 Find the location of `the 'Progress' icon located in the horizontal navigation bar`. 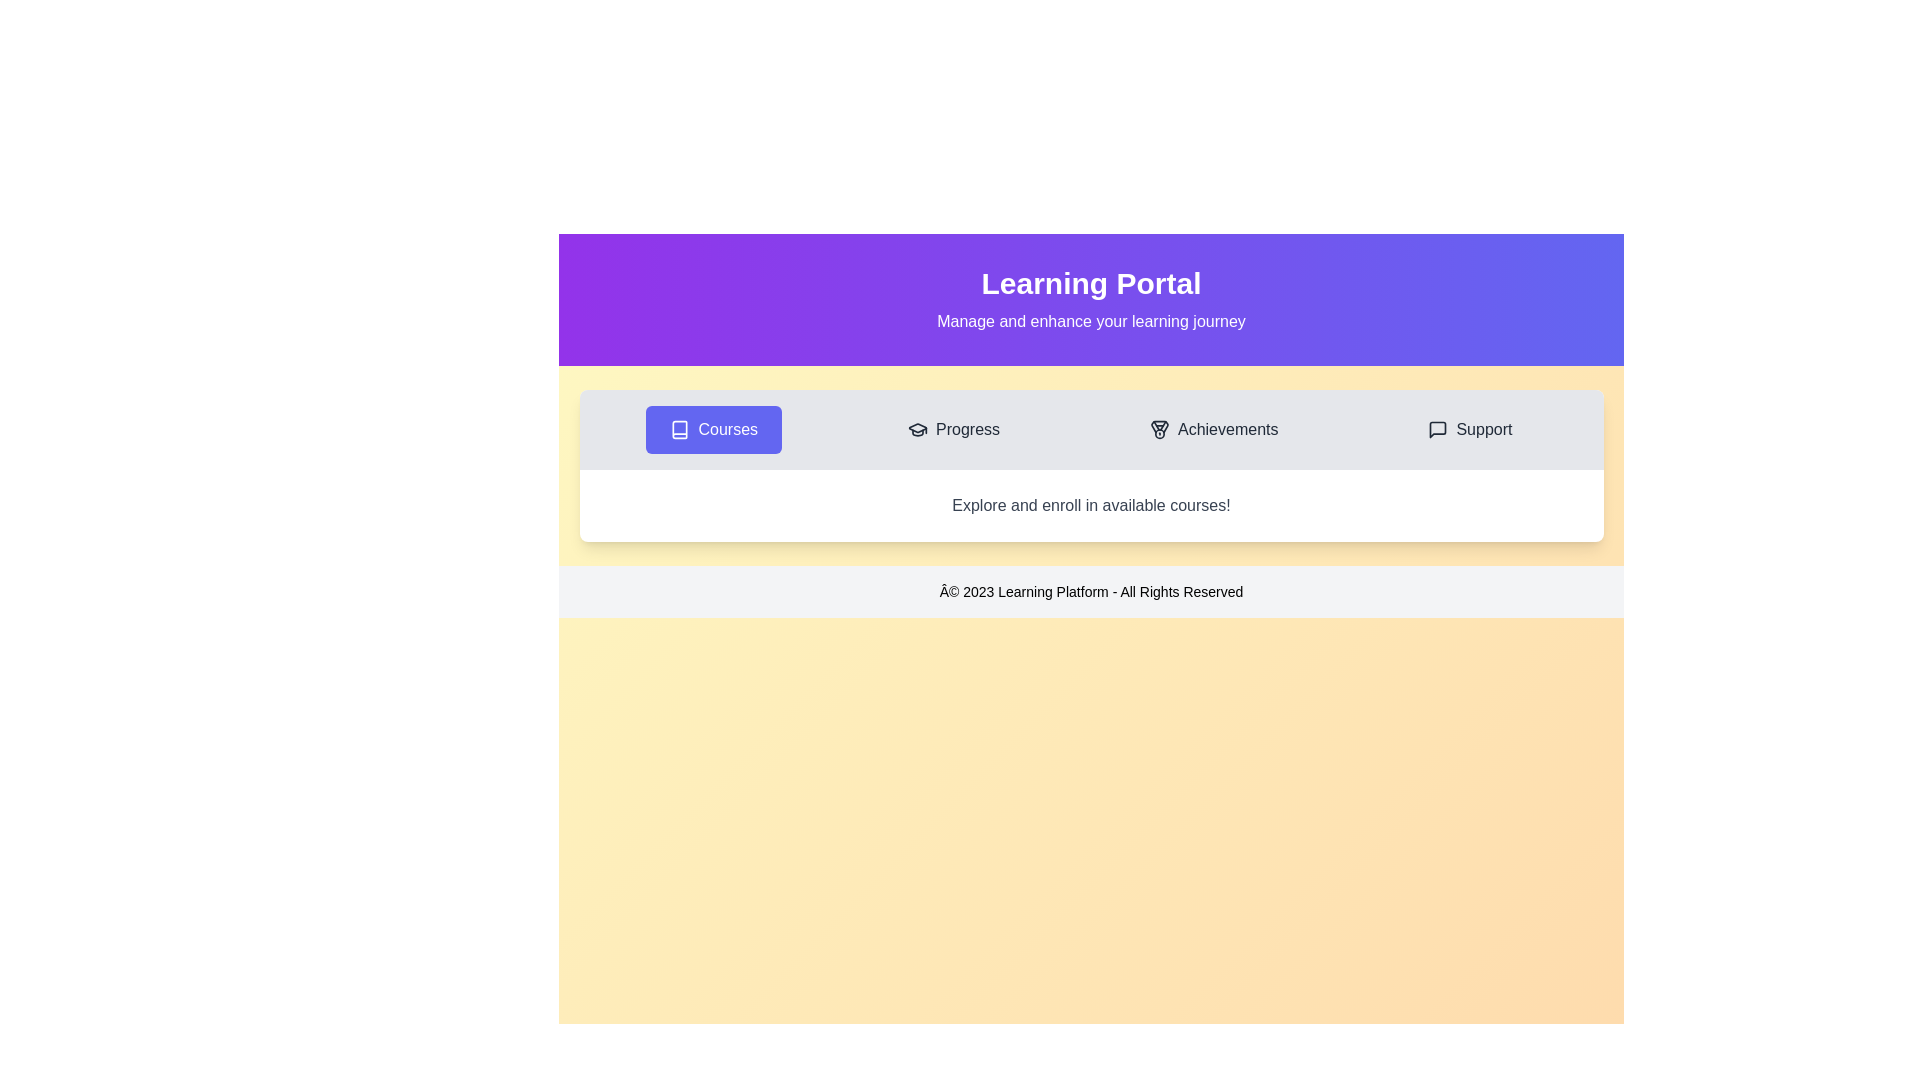

the 'Progress' icon located in the horizontal navigation bar is located at coordinates (916, 428).